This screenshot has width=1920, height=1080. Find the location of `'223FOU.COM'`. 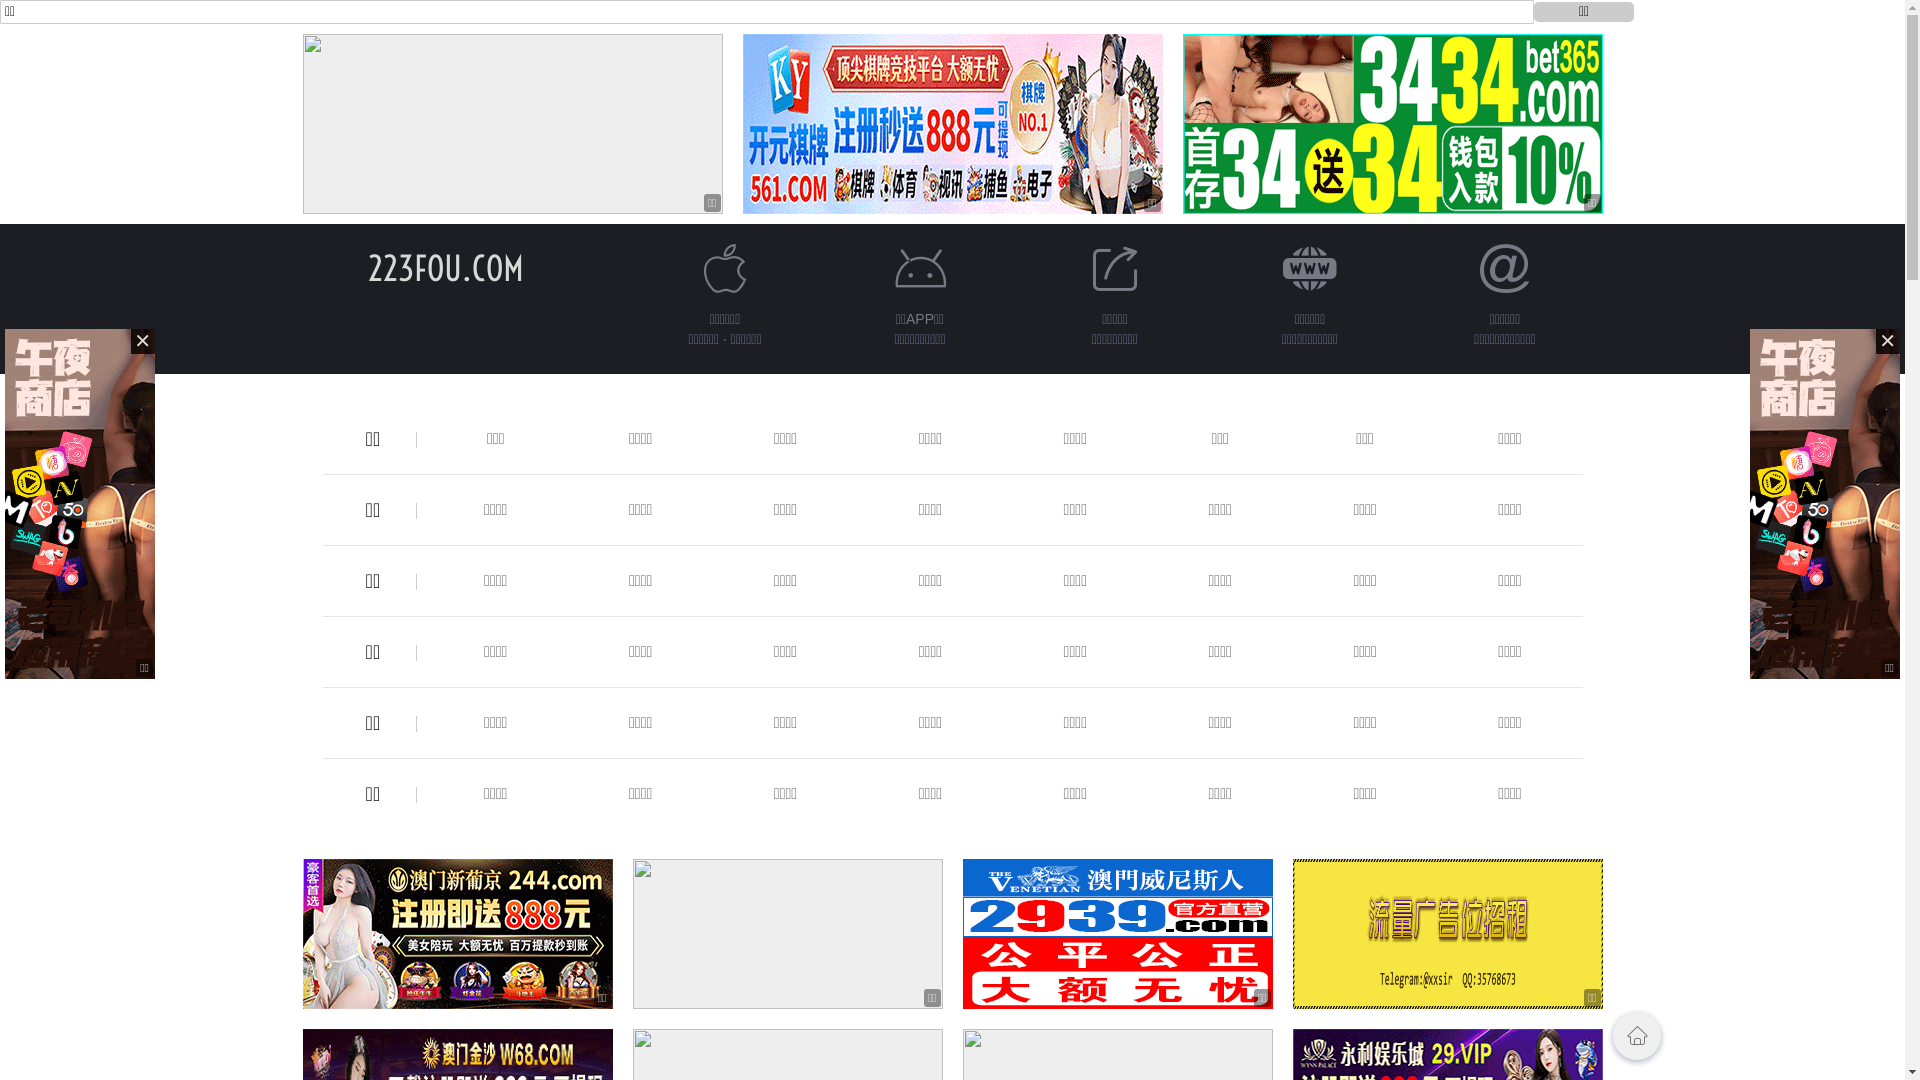

'223FOU.COM' is located at coordinates (445, 267).